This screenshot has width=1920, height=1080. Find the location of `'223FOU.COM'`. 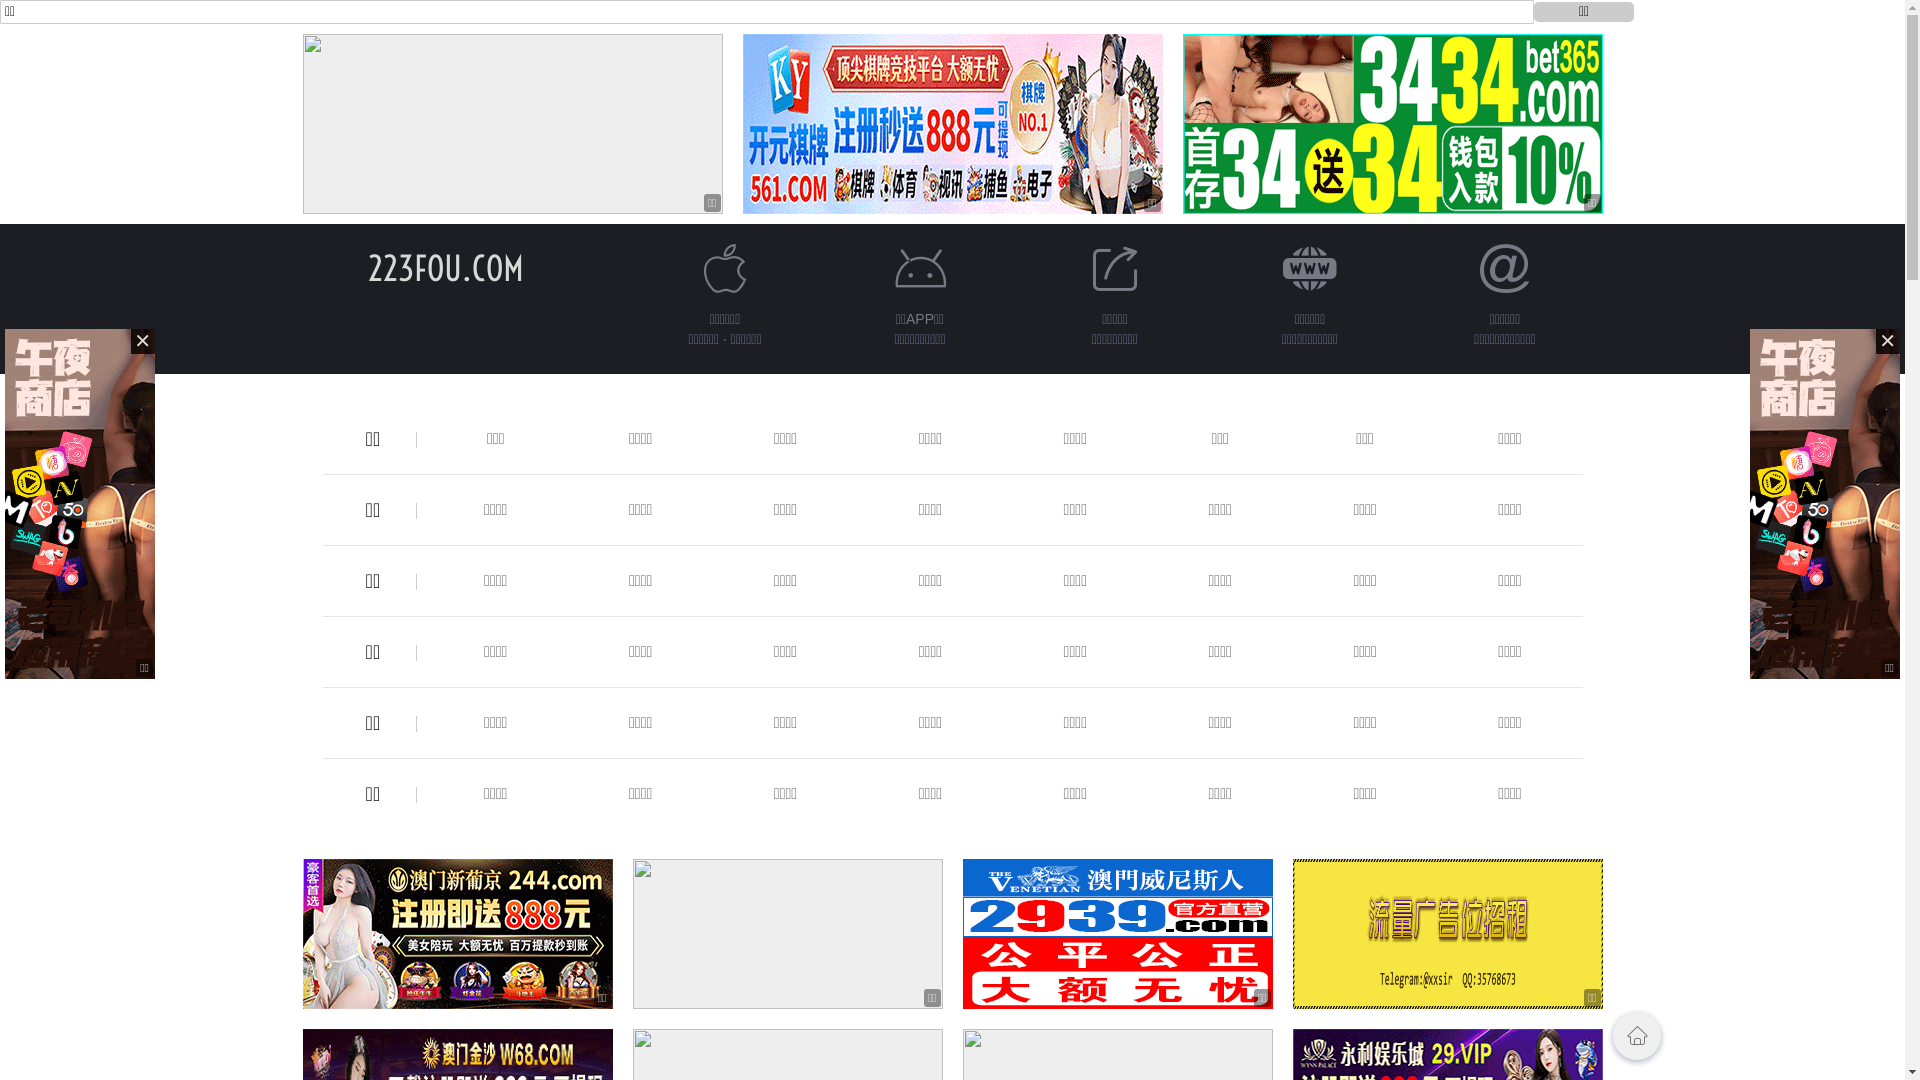

'223FOU.COM' is located at coordinates (445, 267).